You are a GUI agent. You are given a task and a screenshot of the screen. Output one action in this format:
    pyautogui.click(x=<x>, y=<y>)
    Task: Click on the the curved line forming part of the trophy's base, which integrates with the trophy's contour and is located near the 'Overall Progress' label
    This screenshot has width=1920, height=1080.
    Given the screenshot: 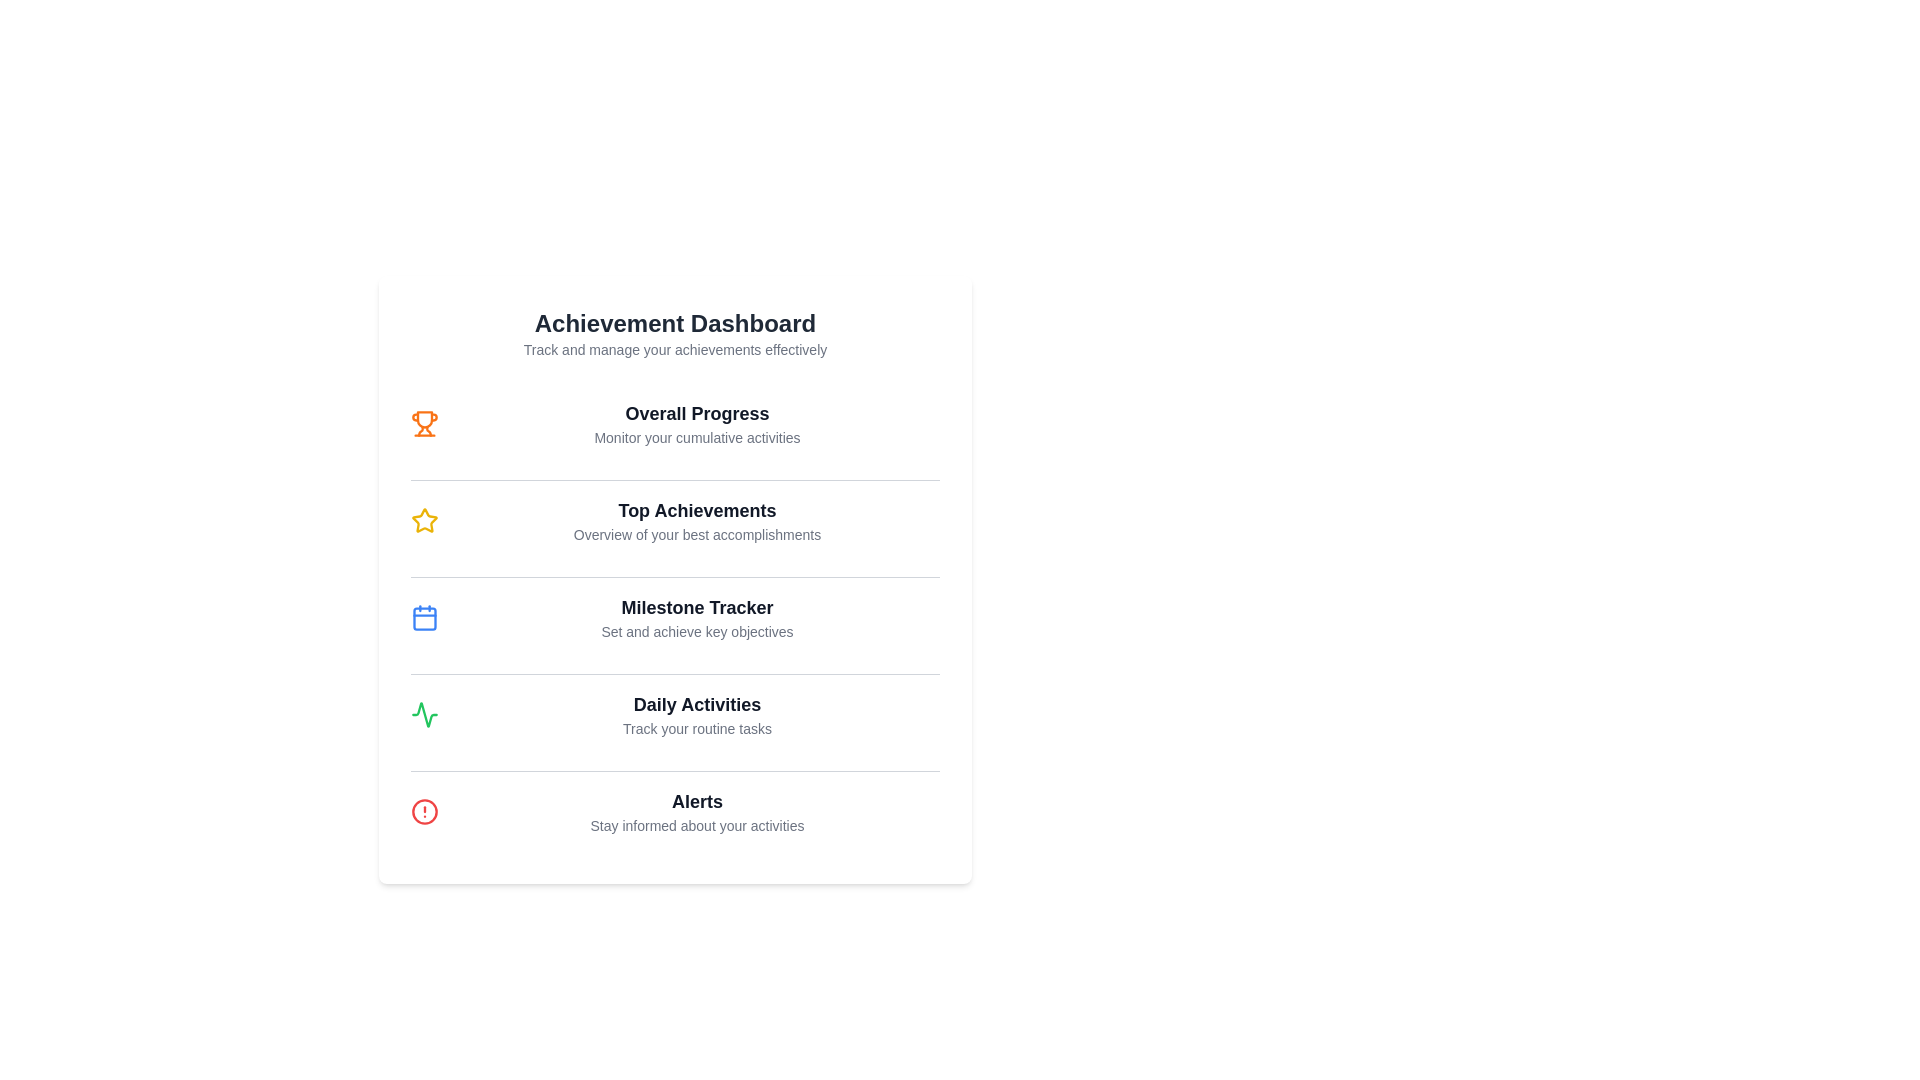 What is the action you would take?
    pyautogui.click(x=428, y=430)
    